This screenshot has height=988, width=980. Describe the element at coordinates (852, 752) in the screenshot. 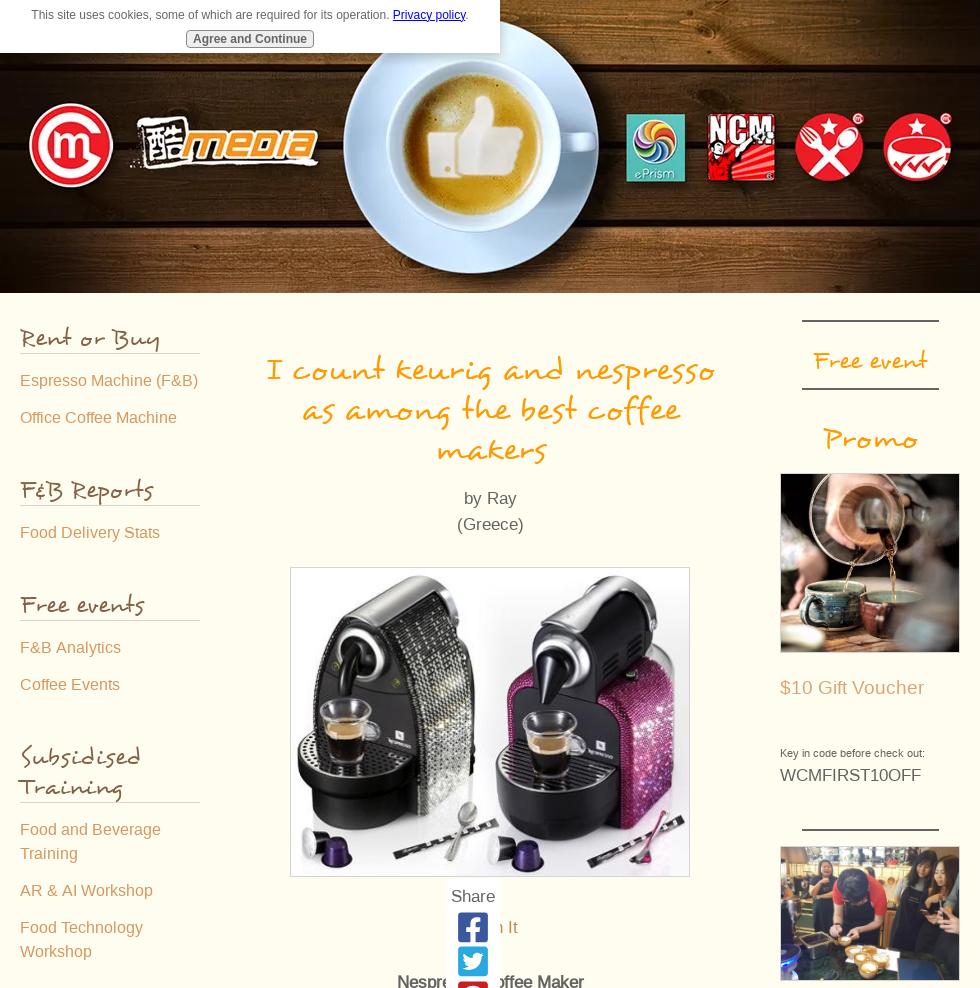

I see `'Key in code before check out:'` at that location.